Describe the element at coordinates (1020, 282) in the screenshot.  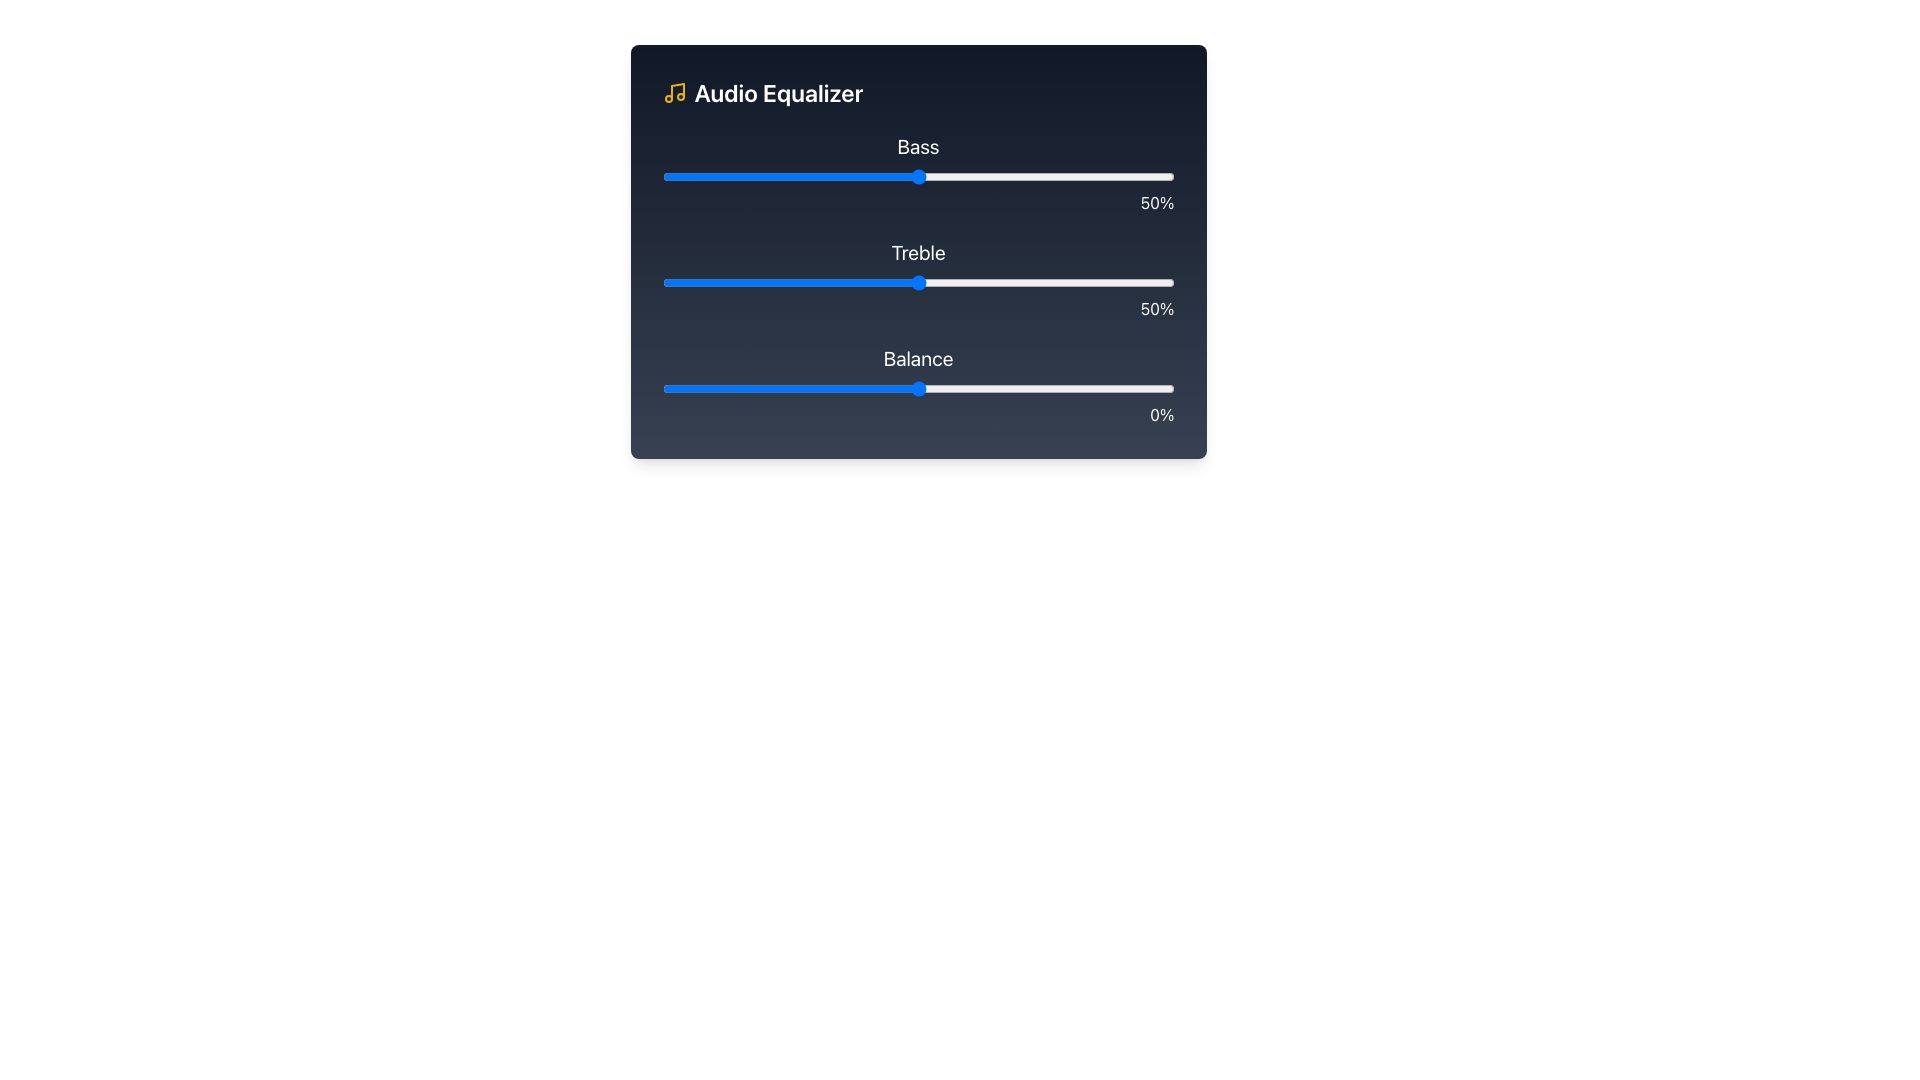
I see `the treble level` at that location.